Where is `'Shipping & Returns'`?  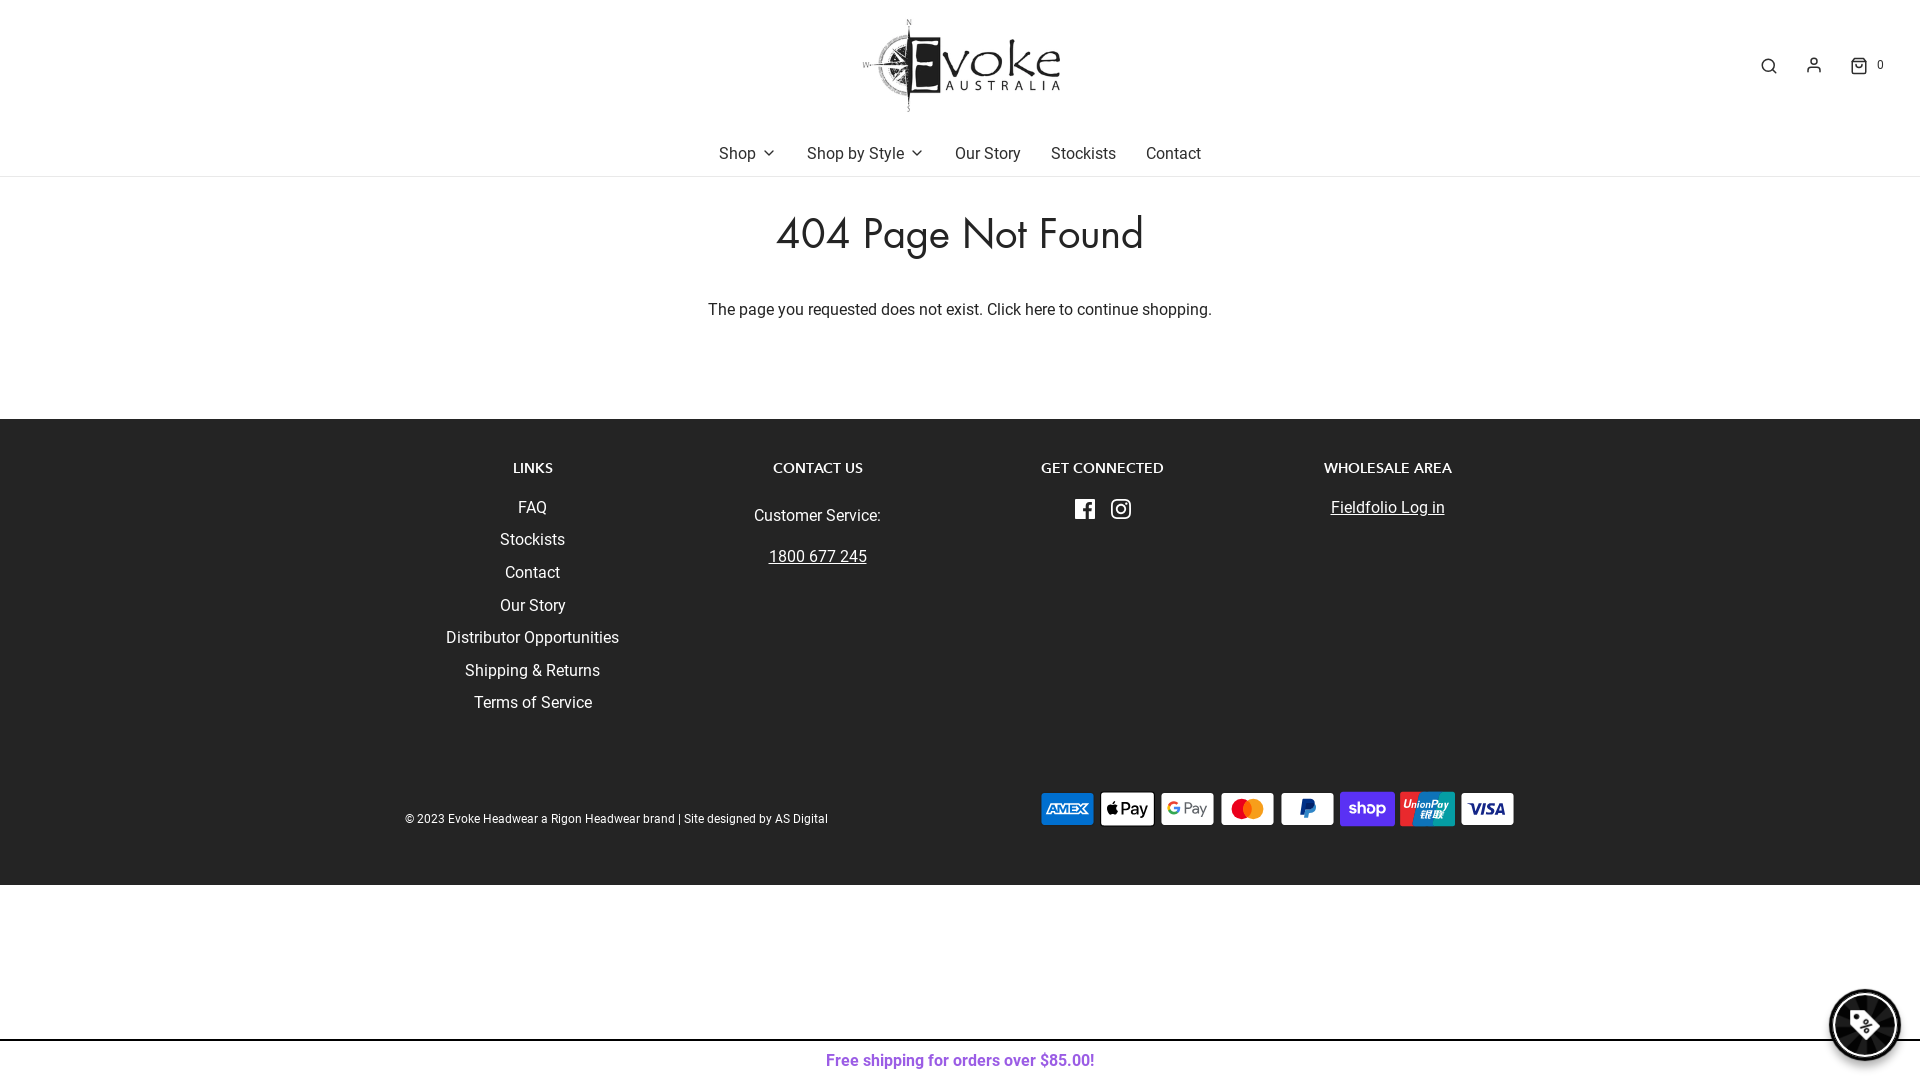
'Shipping & Returns' is located at coordinates (532, 674).